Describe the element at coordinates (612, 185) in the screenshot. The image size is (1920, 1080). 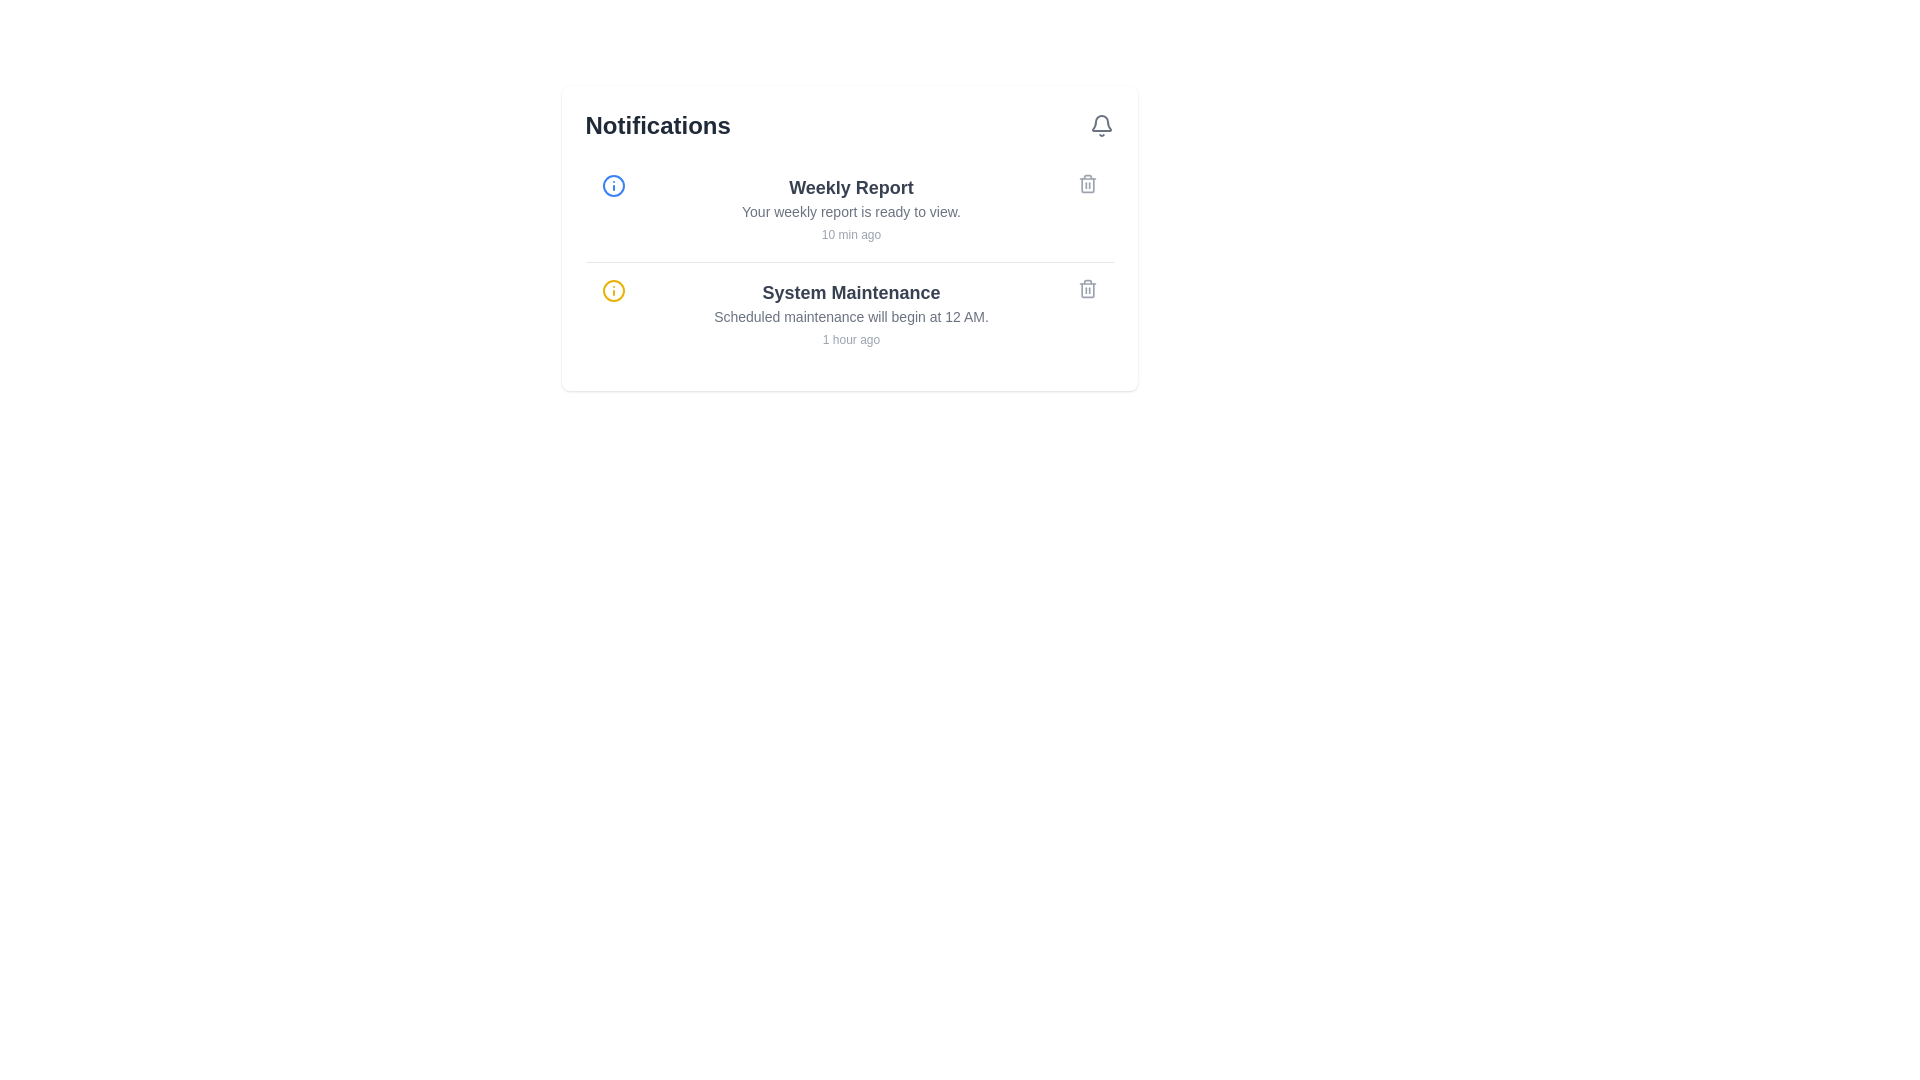
I see `the Circle element within the SVG graphic that indicates the status of the notification, positioned above the 'Weekly Report' text` at that location.